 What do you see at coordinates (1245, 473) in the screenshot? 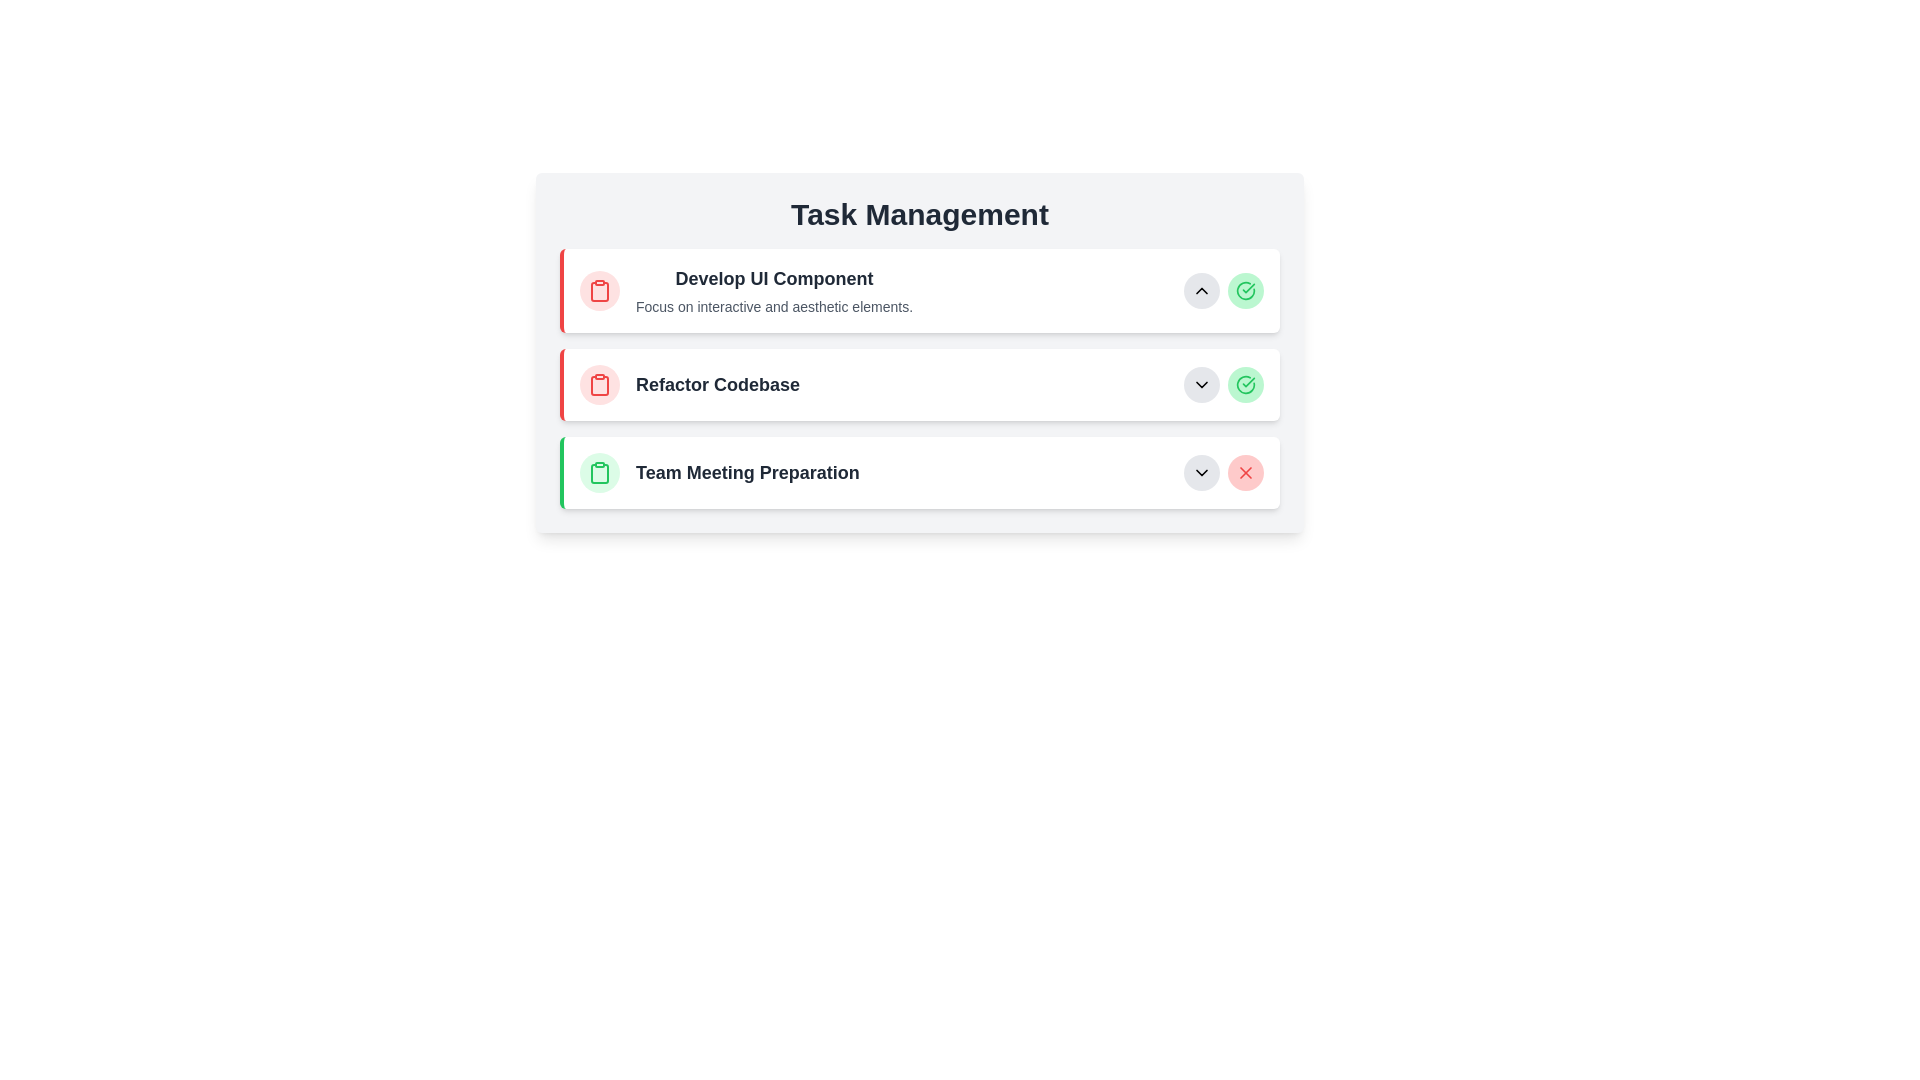
I see `the small red circular interactive icon with an 'X' symbol, located at the far right of the third horizontal task entry` at bounding box center [1245, 473].